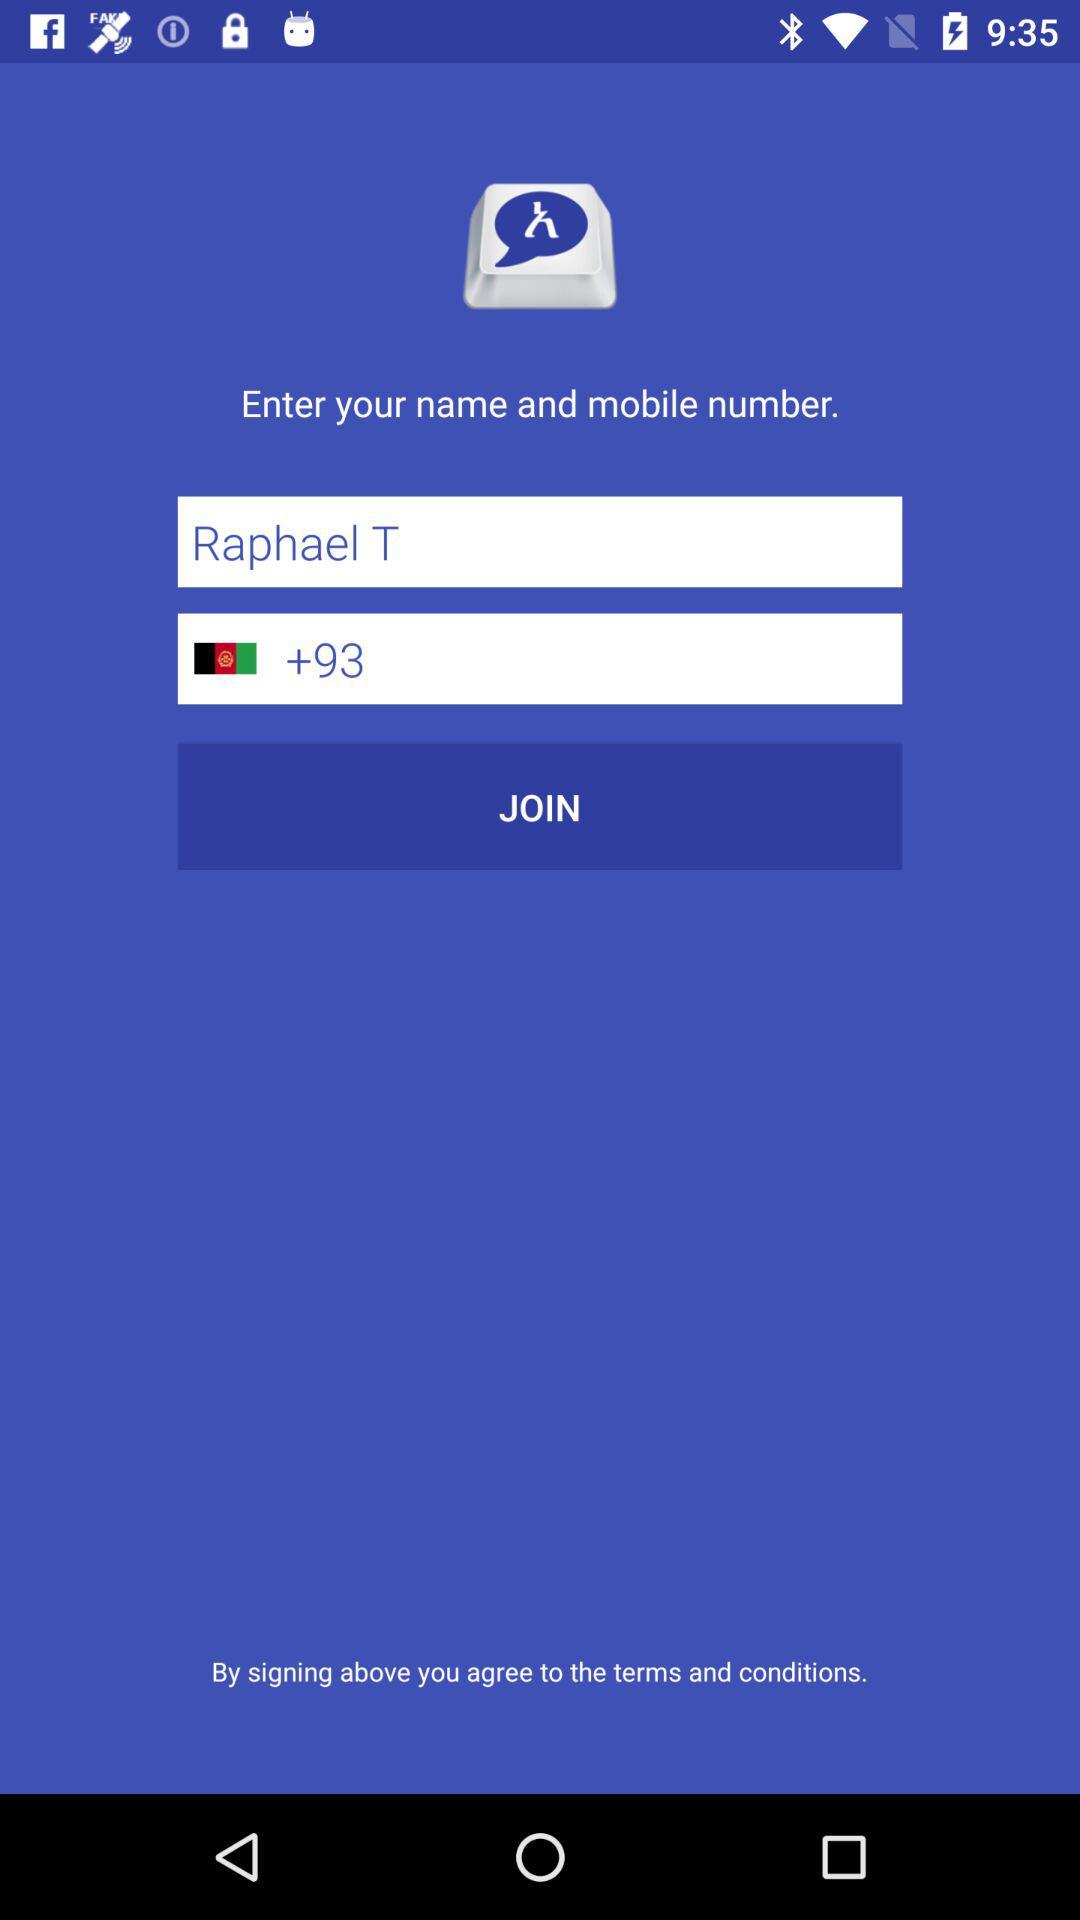  I want to click on the icon above join icon, so click(586, 658).